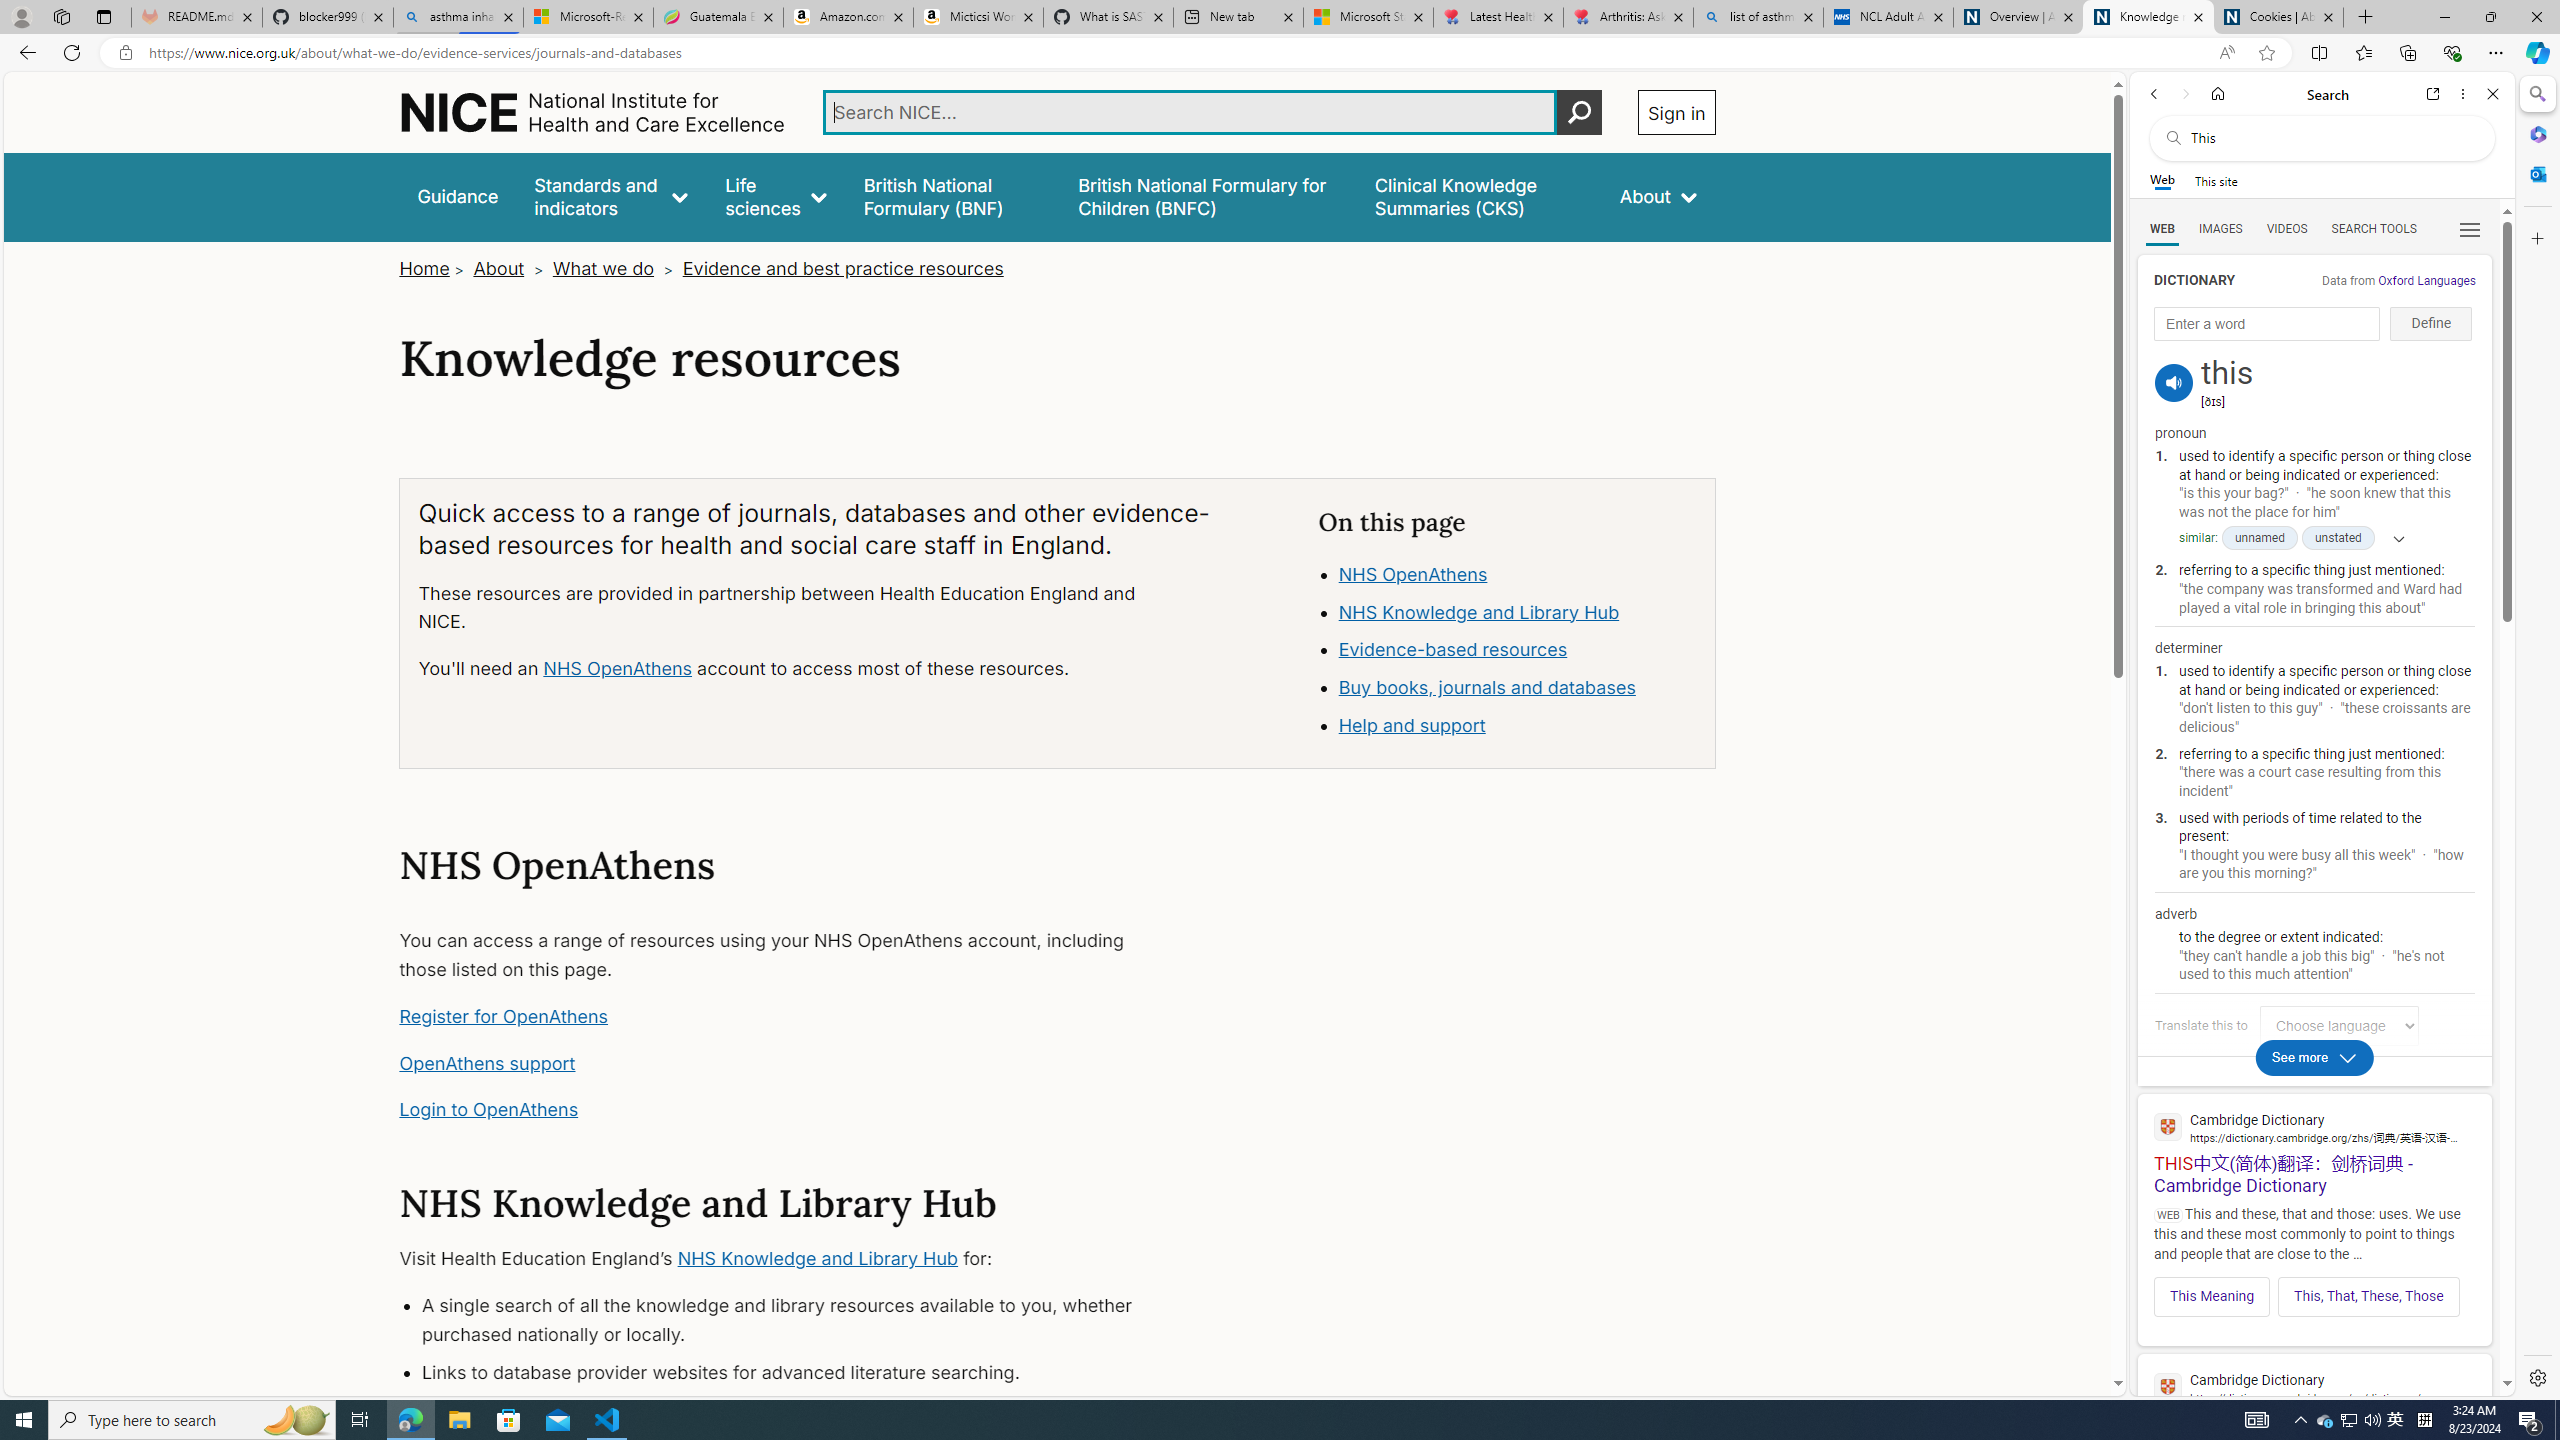 The width and height of the screenshot is (2560, 1440). What do you see at coordinates (2425, 279) in the screenshot?
I see `'Oxford Languages'` at bounding box center [2425, 279].